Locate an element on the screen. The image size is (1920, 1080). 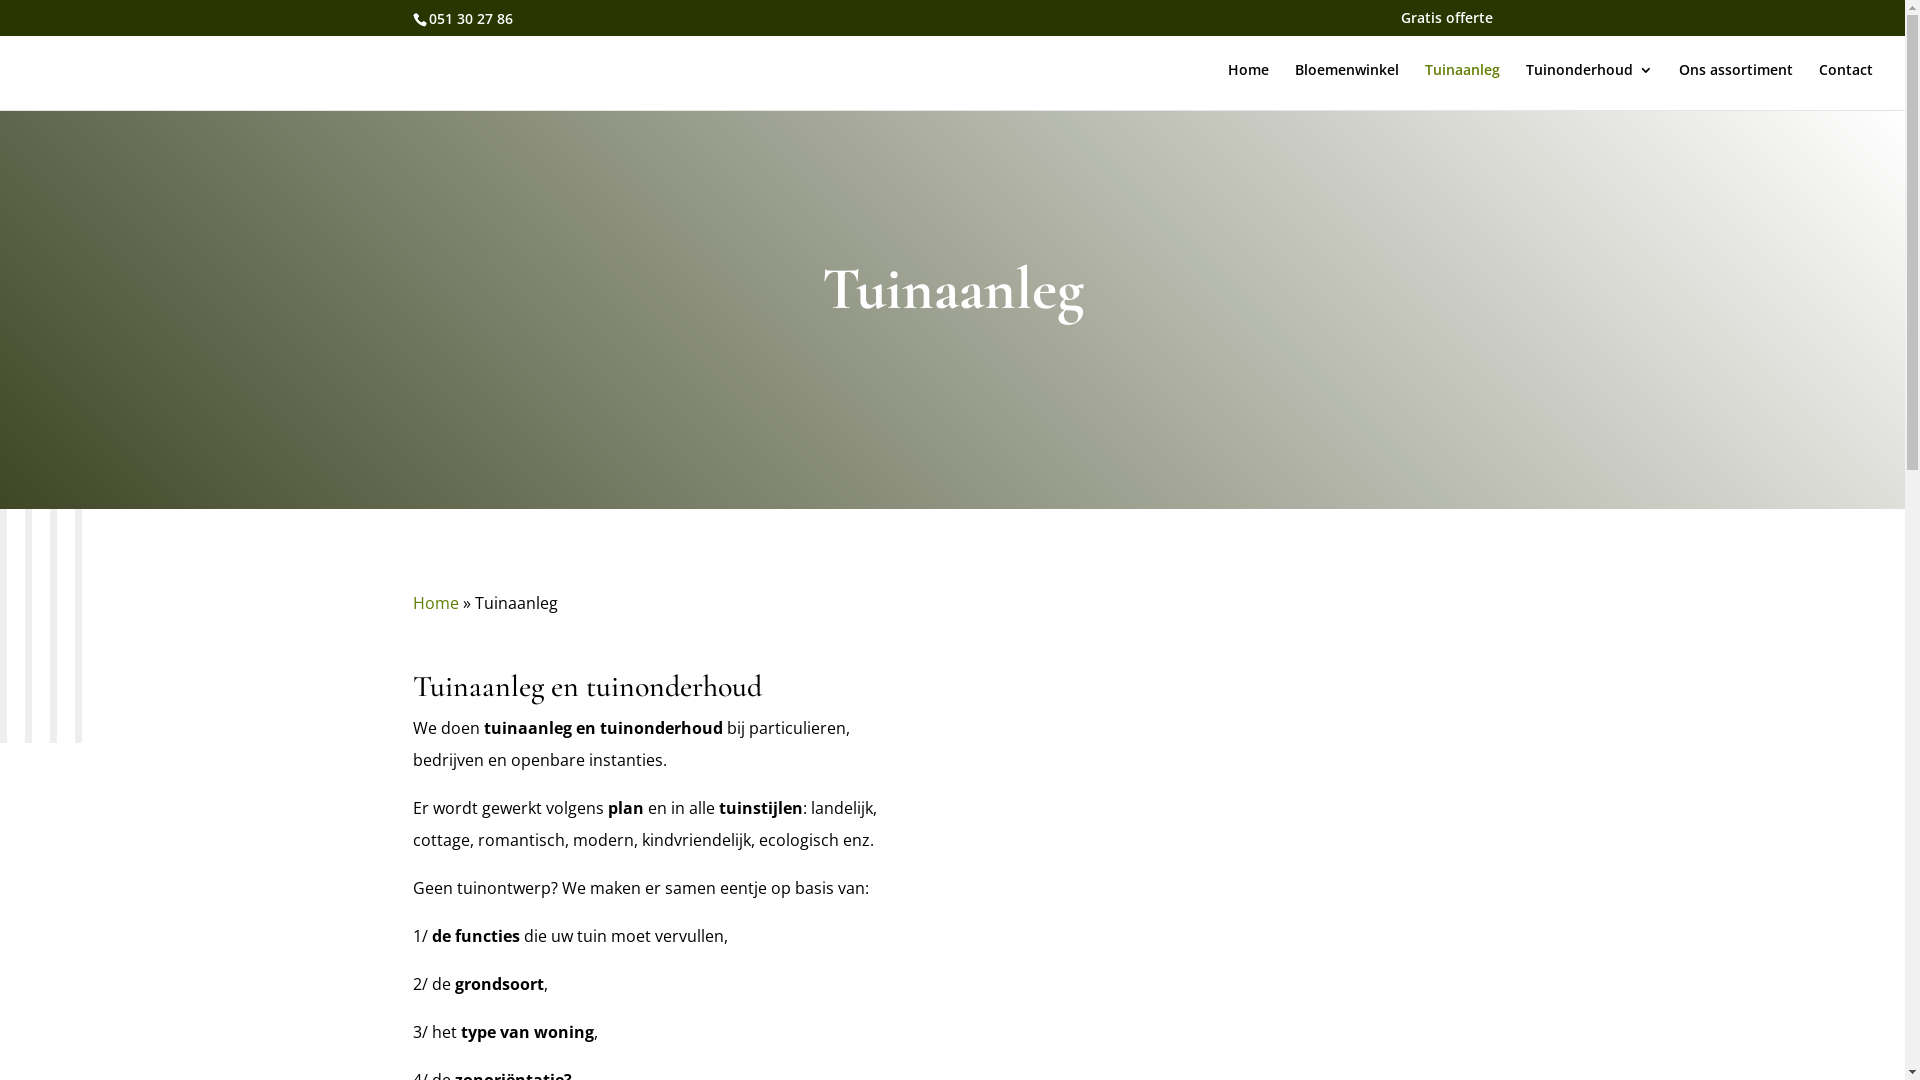
'Tuinonderhoud' is located at coordinates (1588, 85).